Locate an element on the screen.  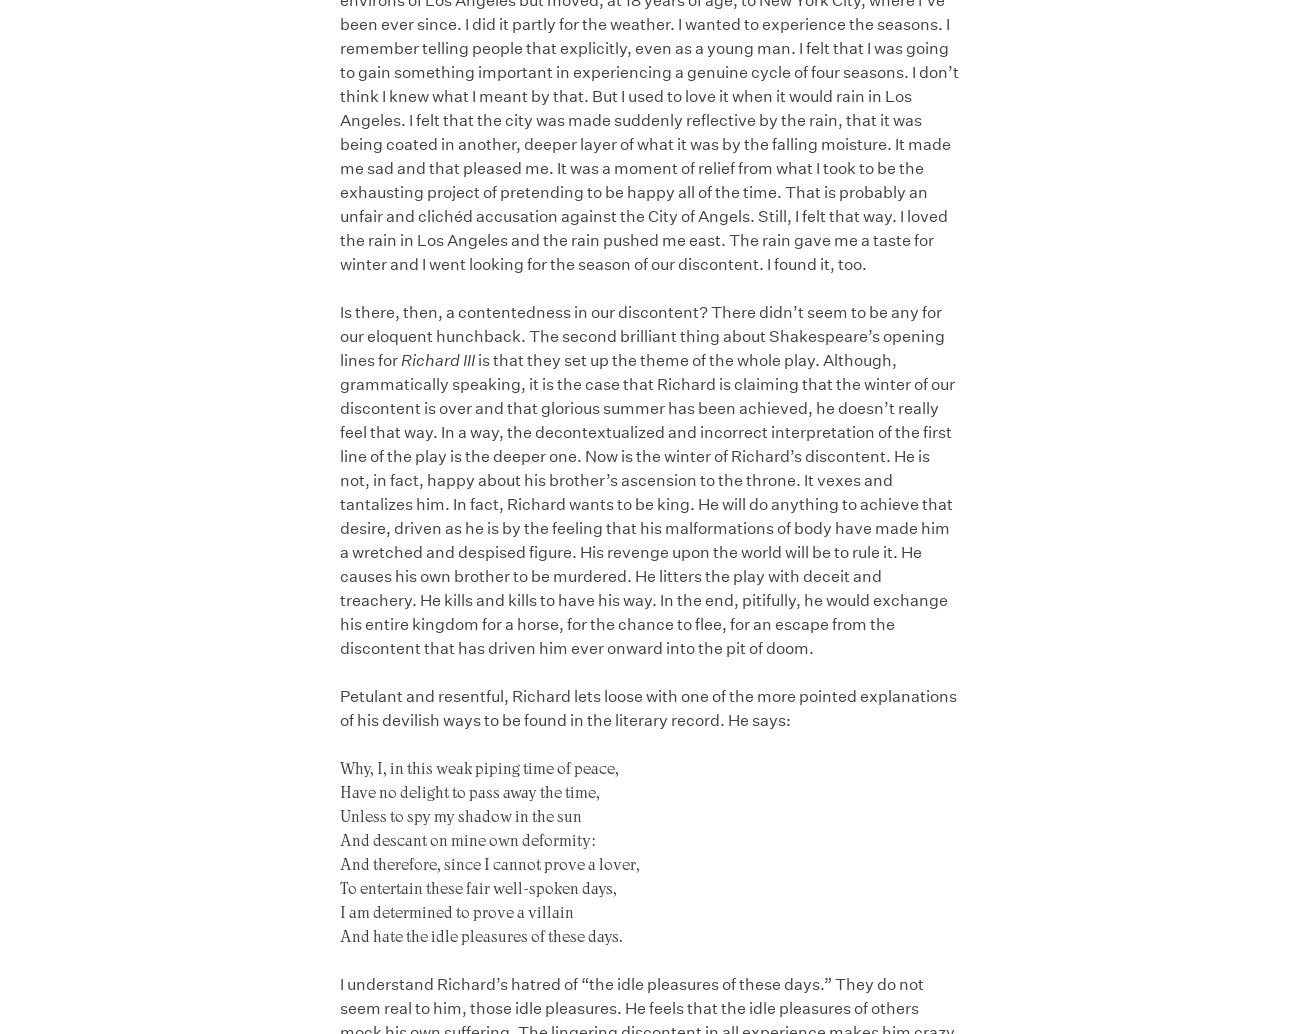
'And therefore, since I cannot prove a lover,' is located at coordinates (489, 862).